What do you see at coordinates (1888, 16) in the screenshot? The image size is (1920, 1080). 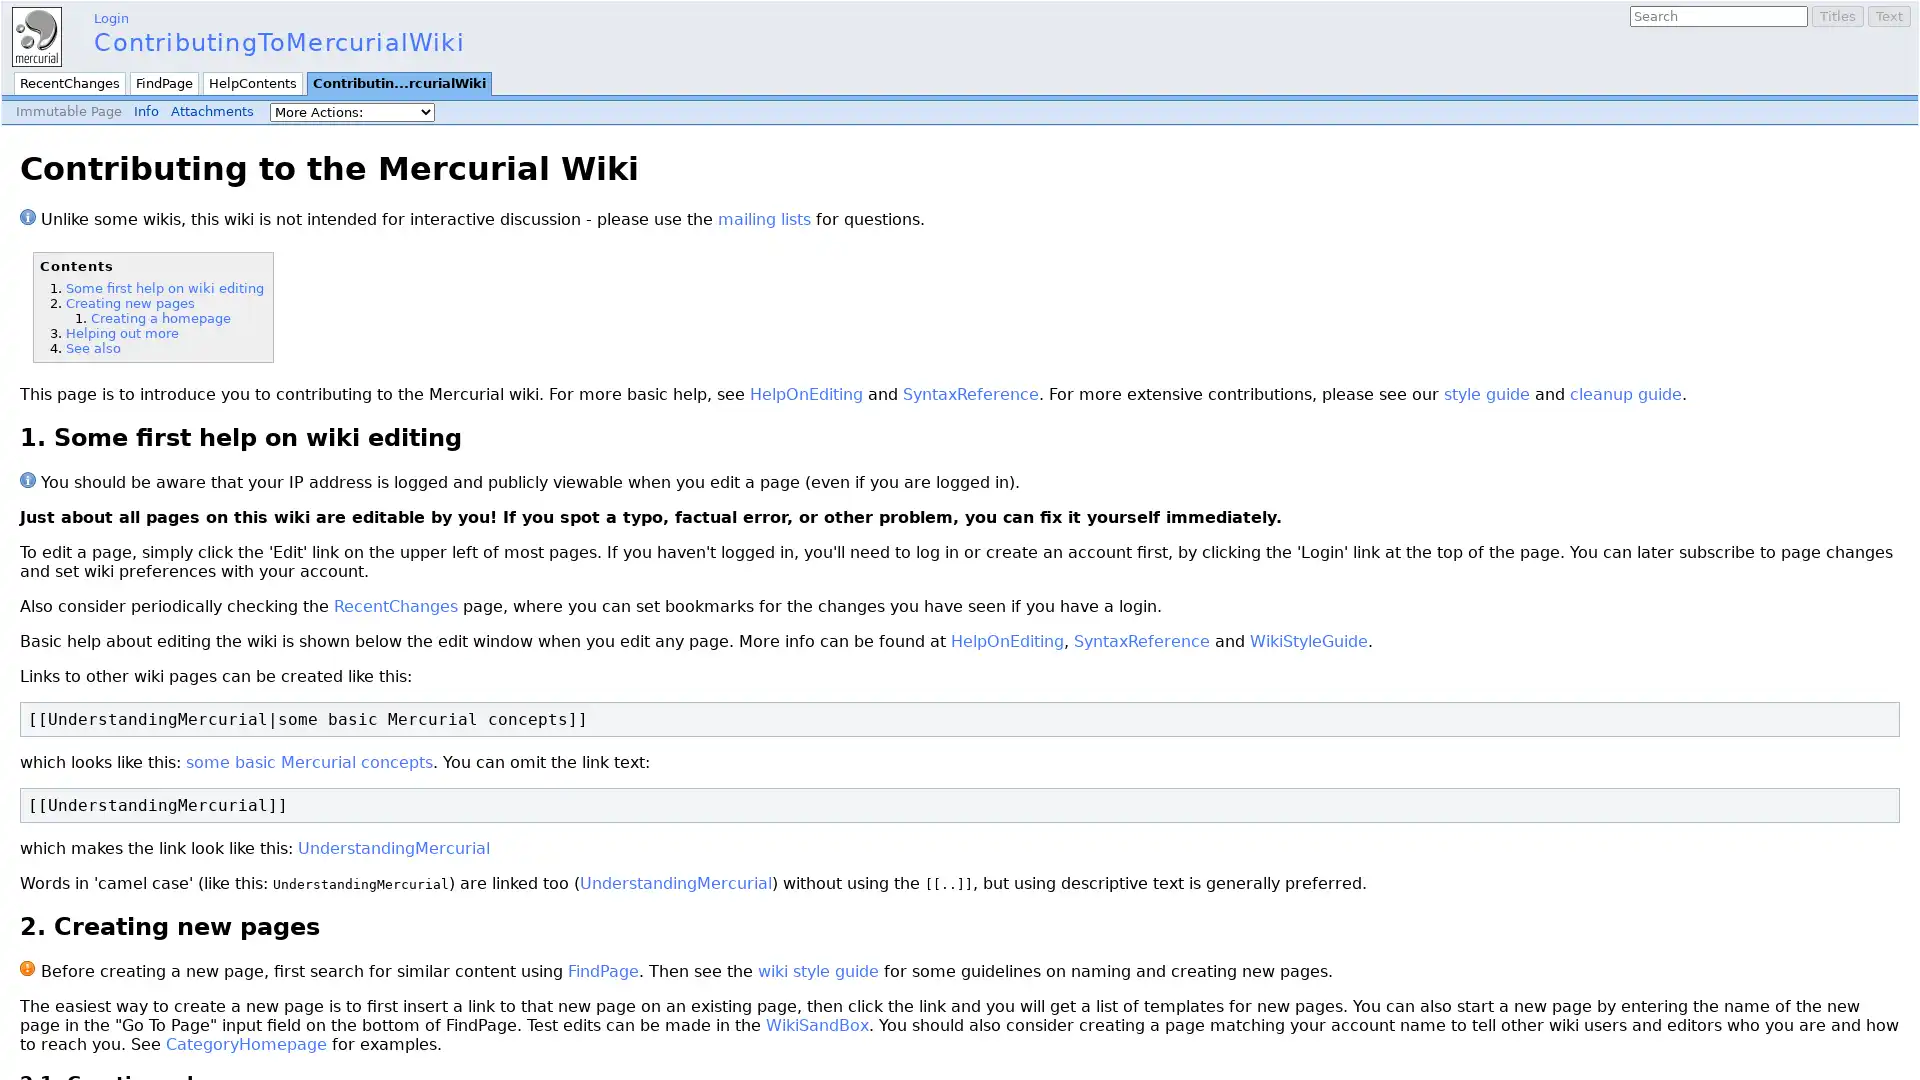 I see `Text` at bounding box center [1888, 16].